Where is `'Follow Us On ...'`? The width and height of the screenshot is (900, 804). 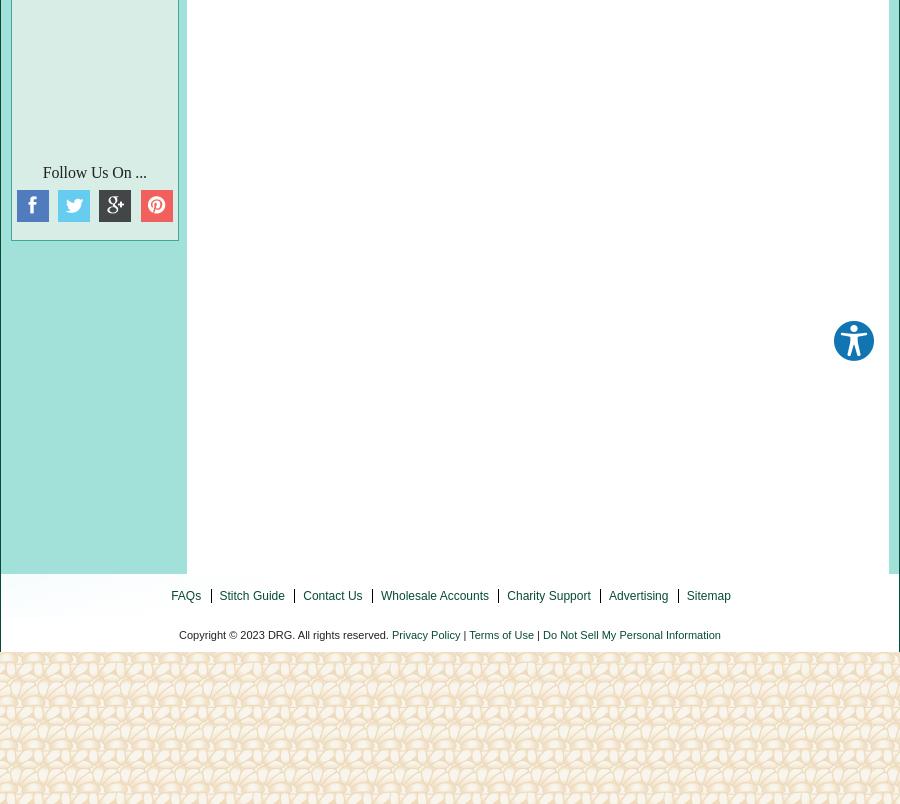
'Follow Us On ...' is located at coordinates (92, 171).